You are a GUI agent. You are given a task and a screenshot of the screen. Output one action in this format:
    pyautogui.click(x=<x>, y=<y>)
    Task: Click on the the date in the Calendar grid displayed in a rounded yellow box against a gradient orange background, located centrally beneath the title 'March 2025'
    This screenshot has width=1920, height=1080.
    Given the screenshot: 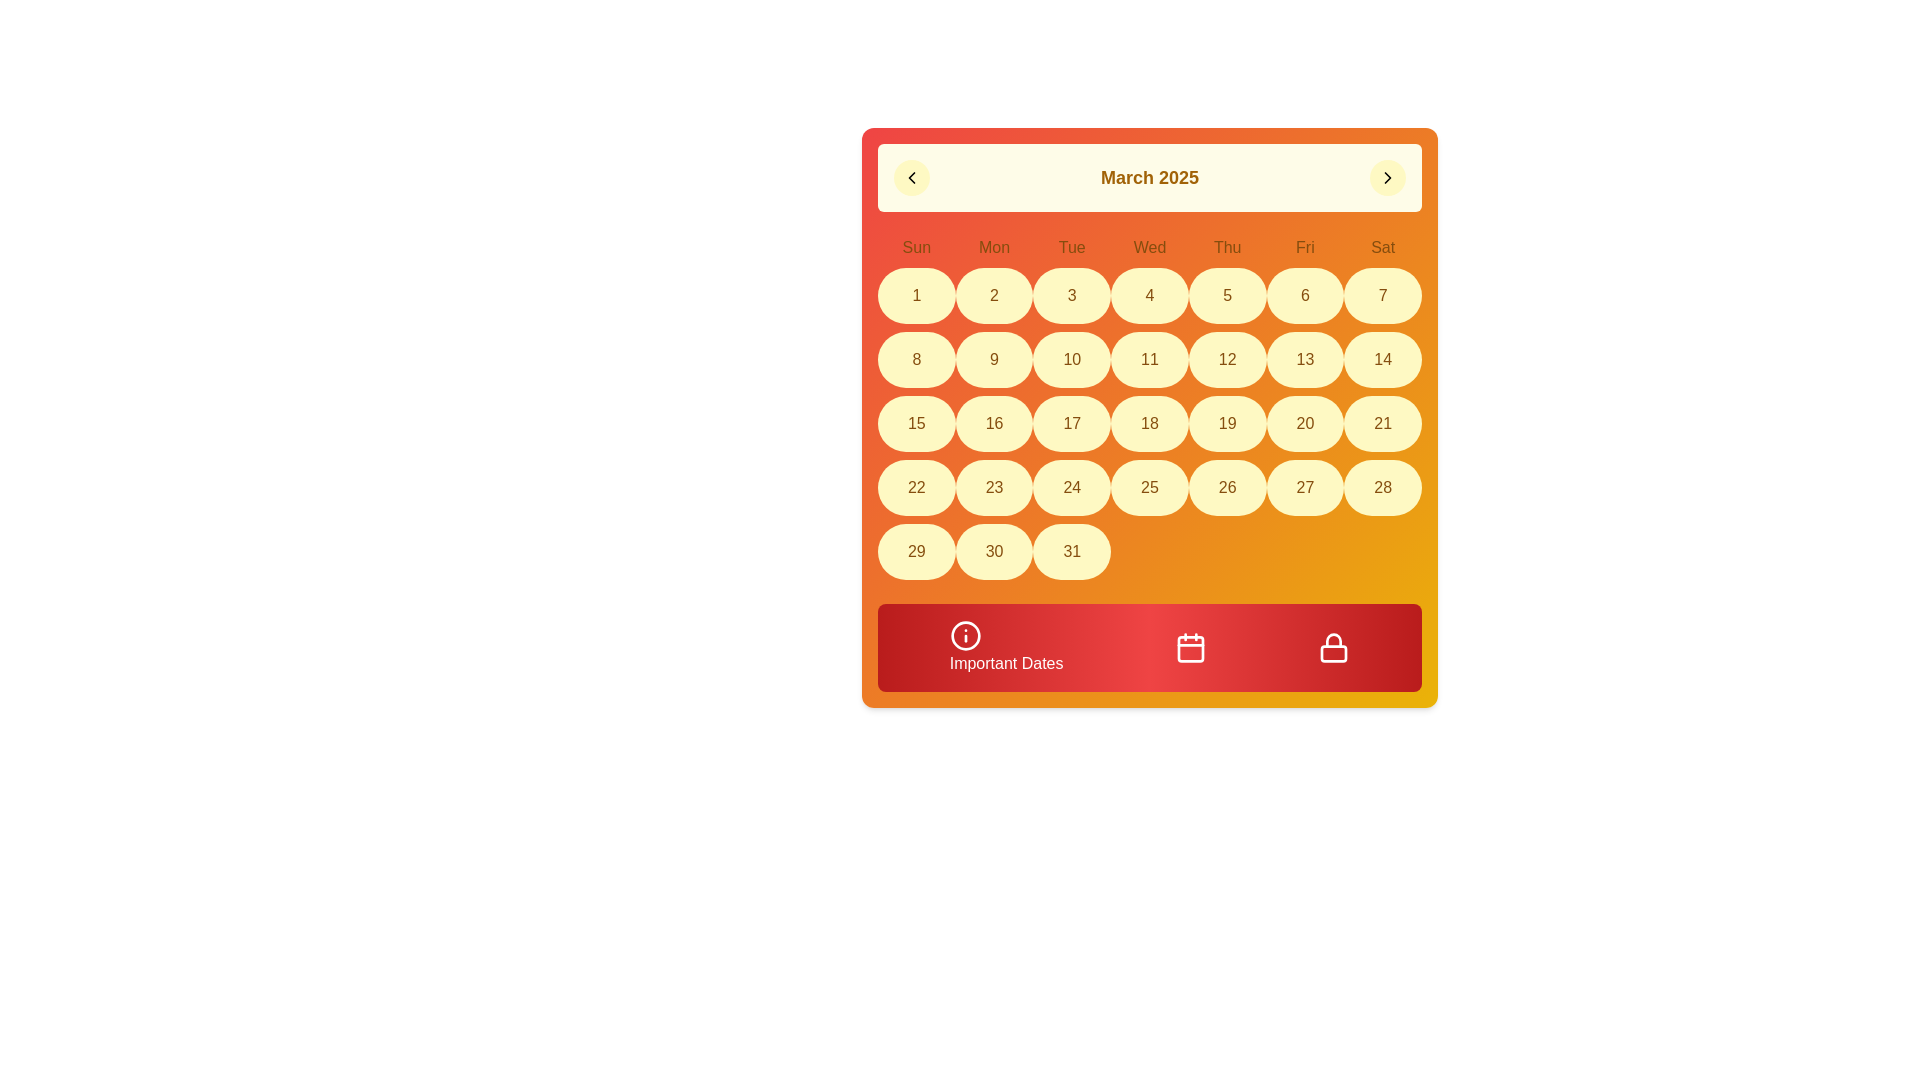 What is the action you would take?
    pyautogui.click(x=1150, y=407)
    